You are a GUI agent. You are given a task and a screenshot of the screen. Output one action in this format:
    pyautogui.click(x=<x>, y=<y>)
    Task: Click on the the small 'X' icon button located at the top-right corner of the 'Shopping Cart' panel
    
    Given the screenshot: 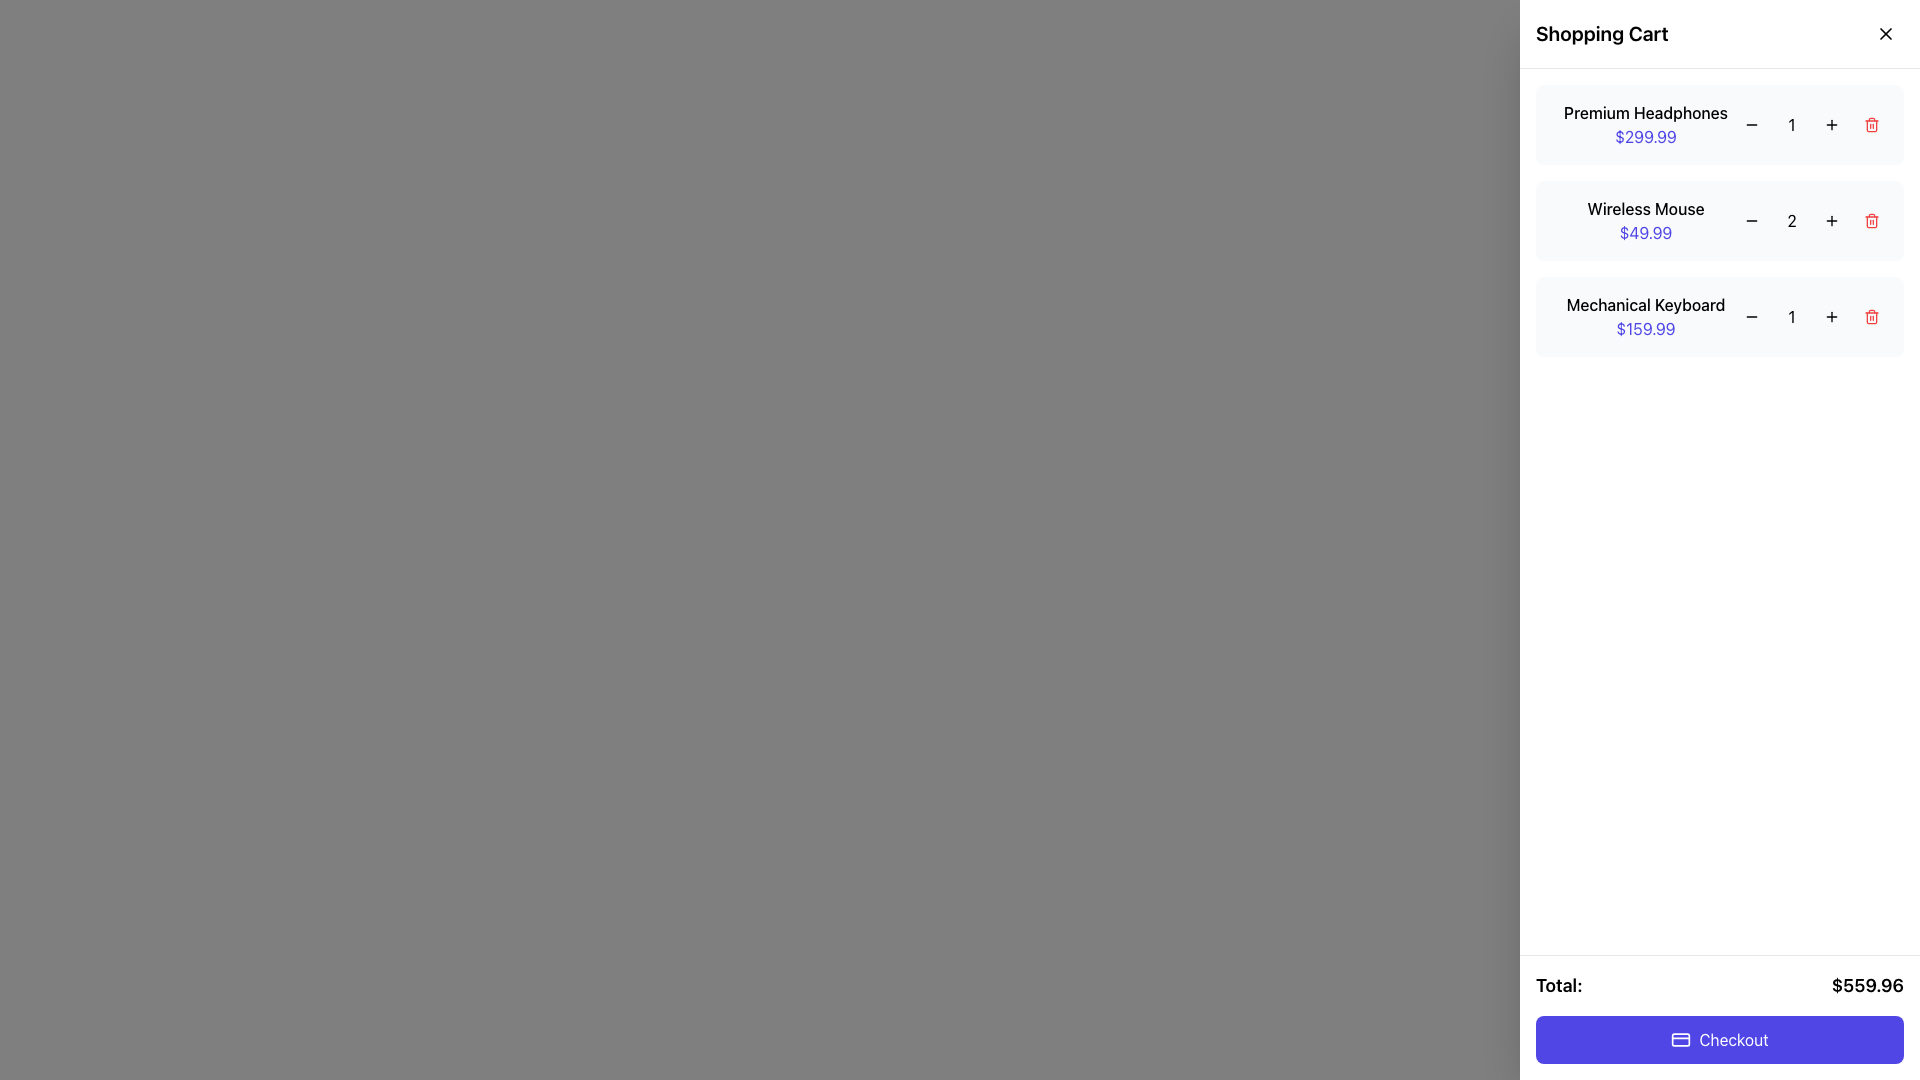 What is the action you would take?
    pyautogui.click(x=1885, y=34)
    